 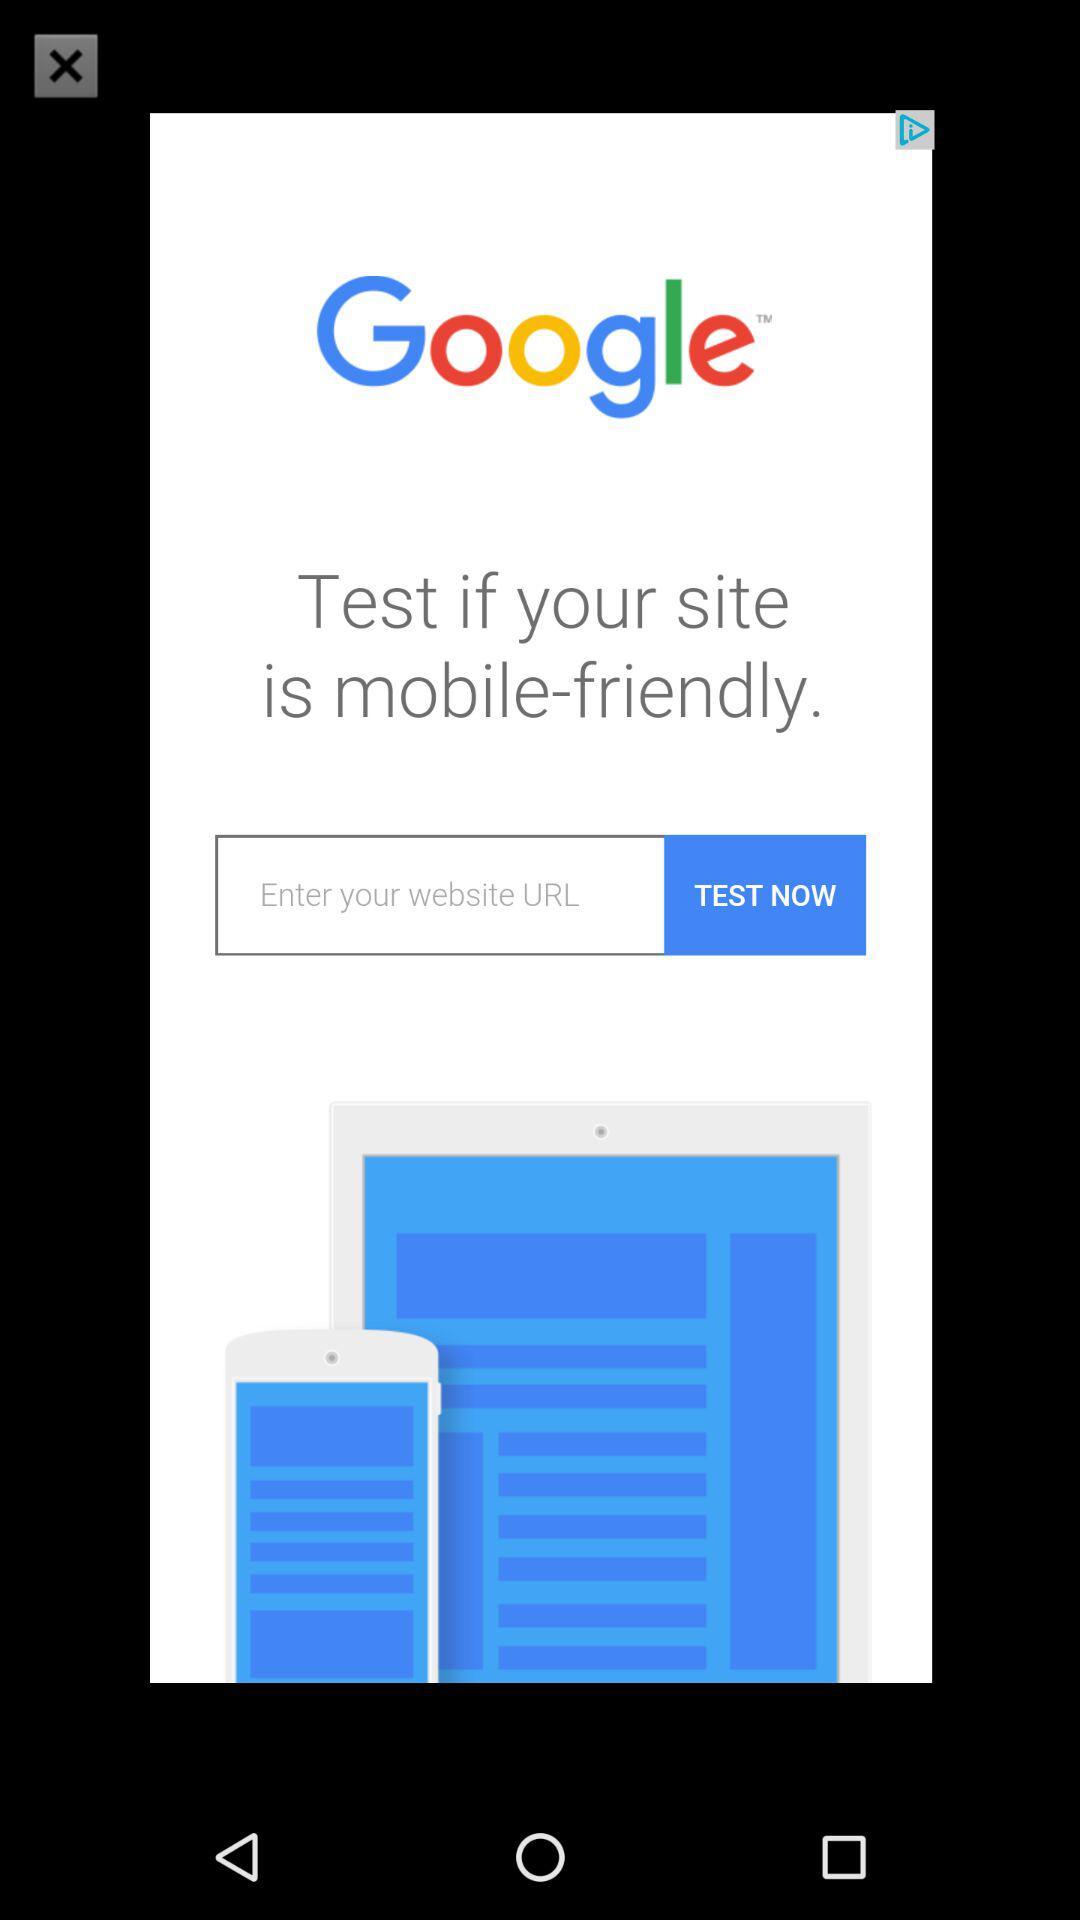 I want to click on the close icon, so click(x=64, y=65).